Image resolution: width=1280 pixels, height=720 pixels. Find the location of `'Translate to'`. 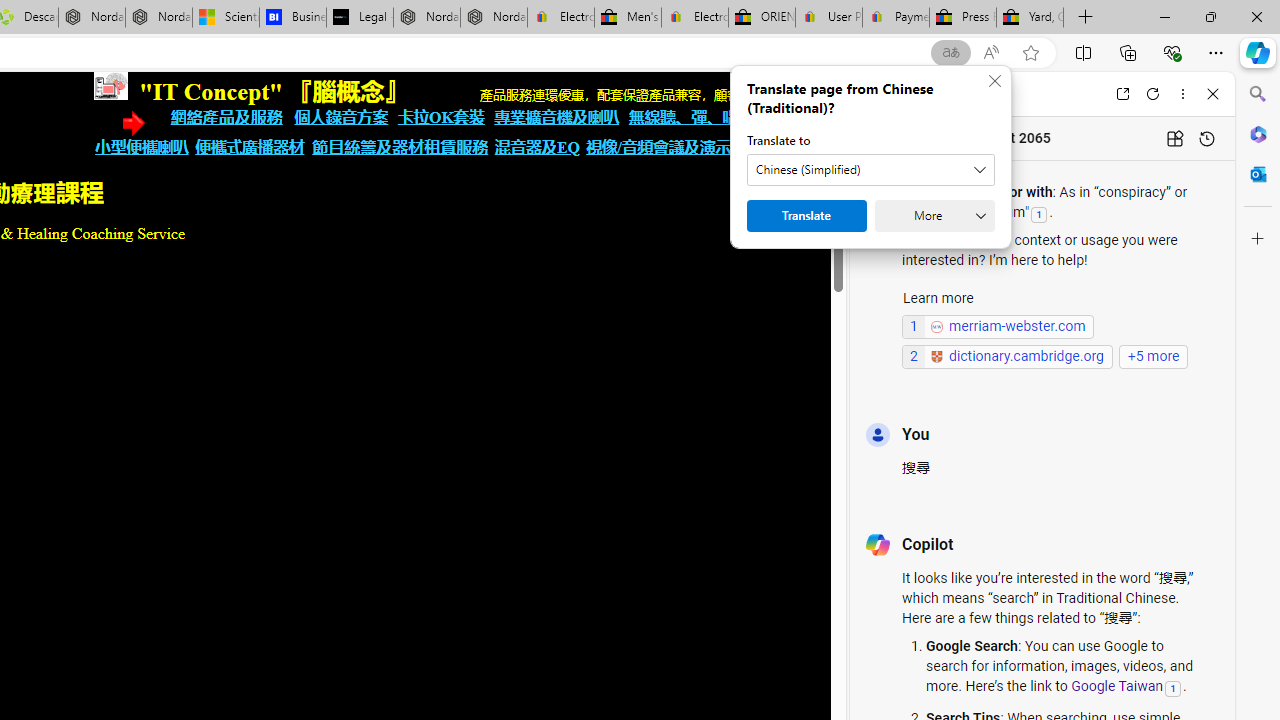

'Translate to' is located at coordinates (871, 168).